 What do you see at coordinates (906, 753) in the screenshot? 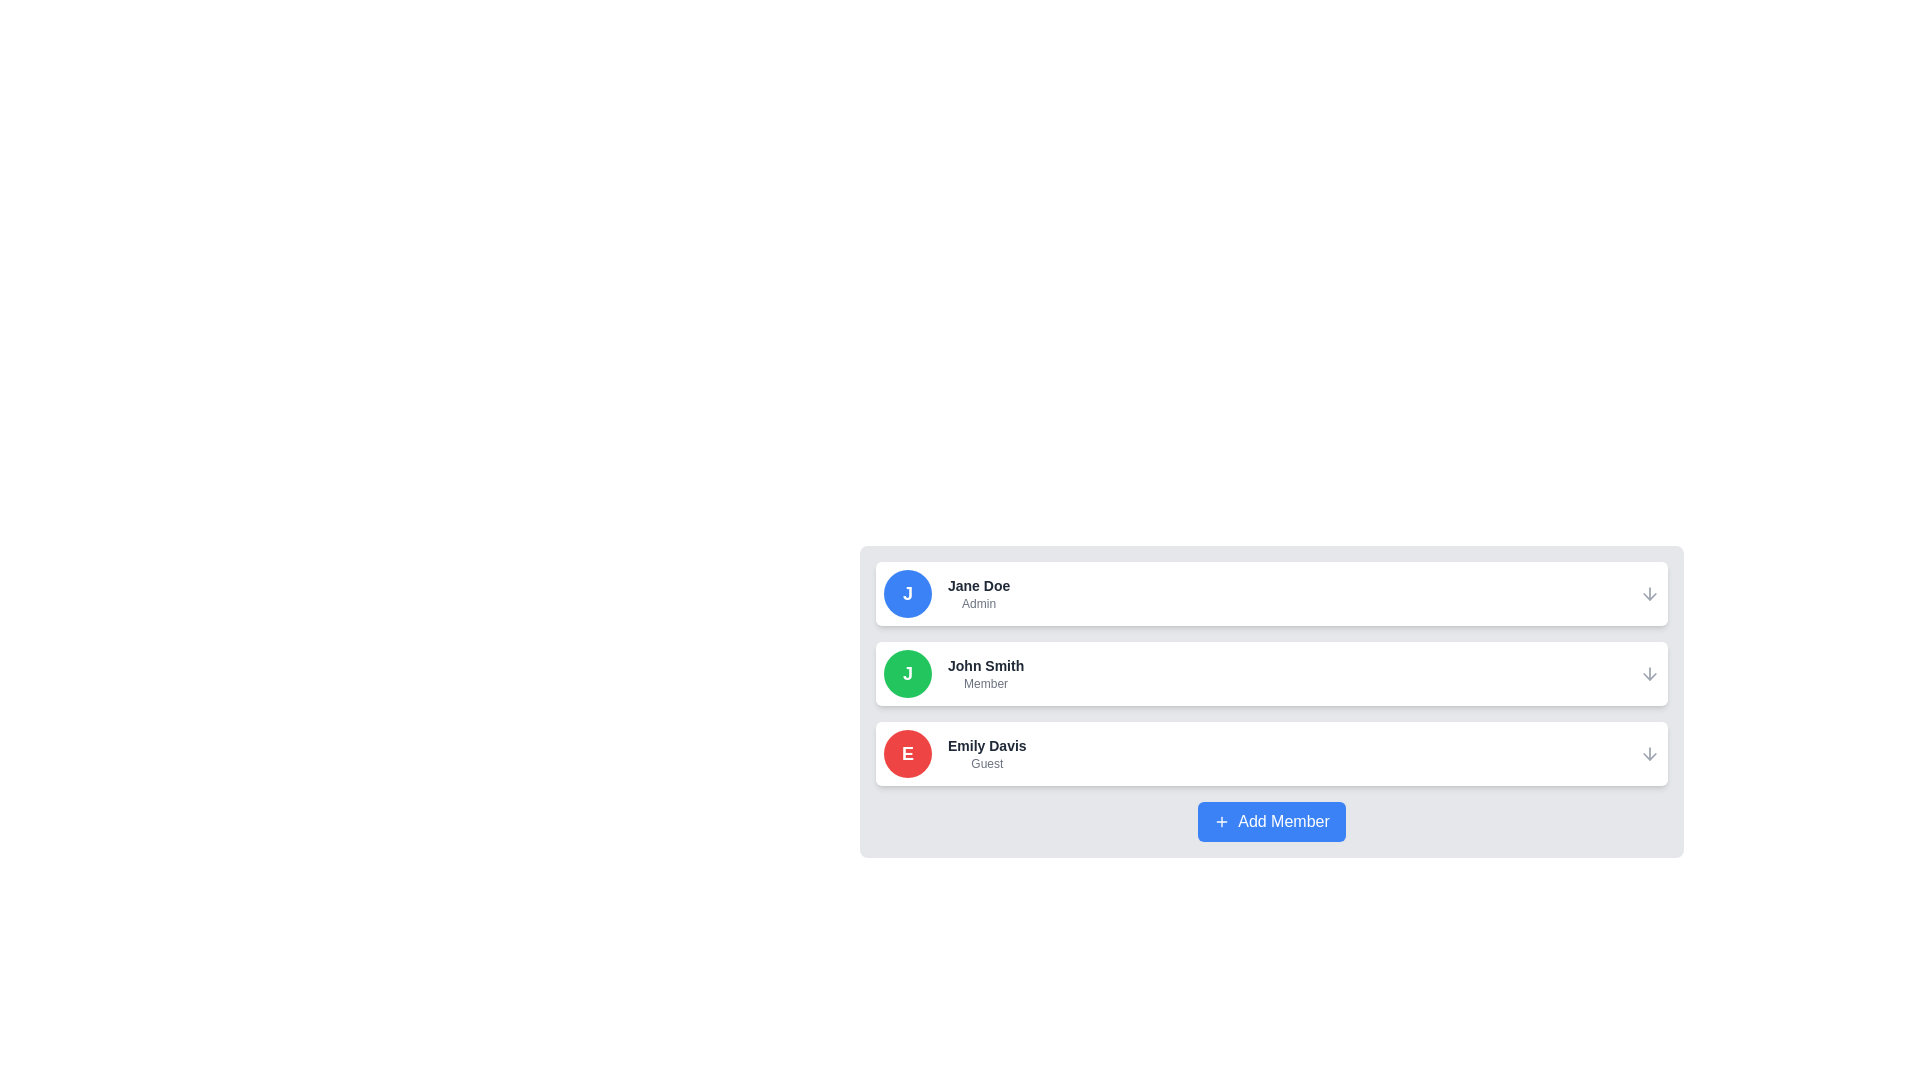
I see `the Circular avatar icon that serves as an avatar or initial indicator for the member represented in the adjacent details` at bounding box center [906, 753].